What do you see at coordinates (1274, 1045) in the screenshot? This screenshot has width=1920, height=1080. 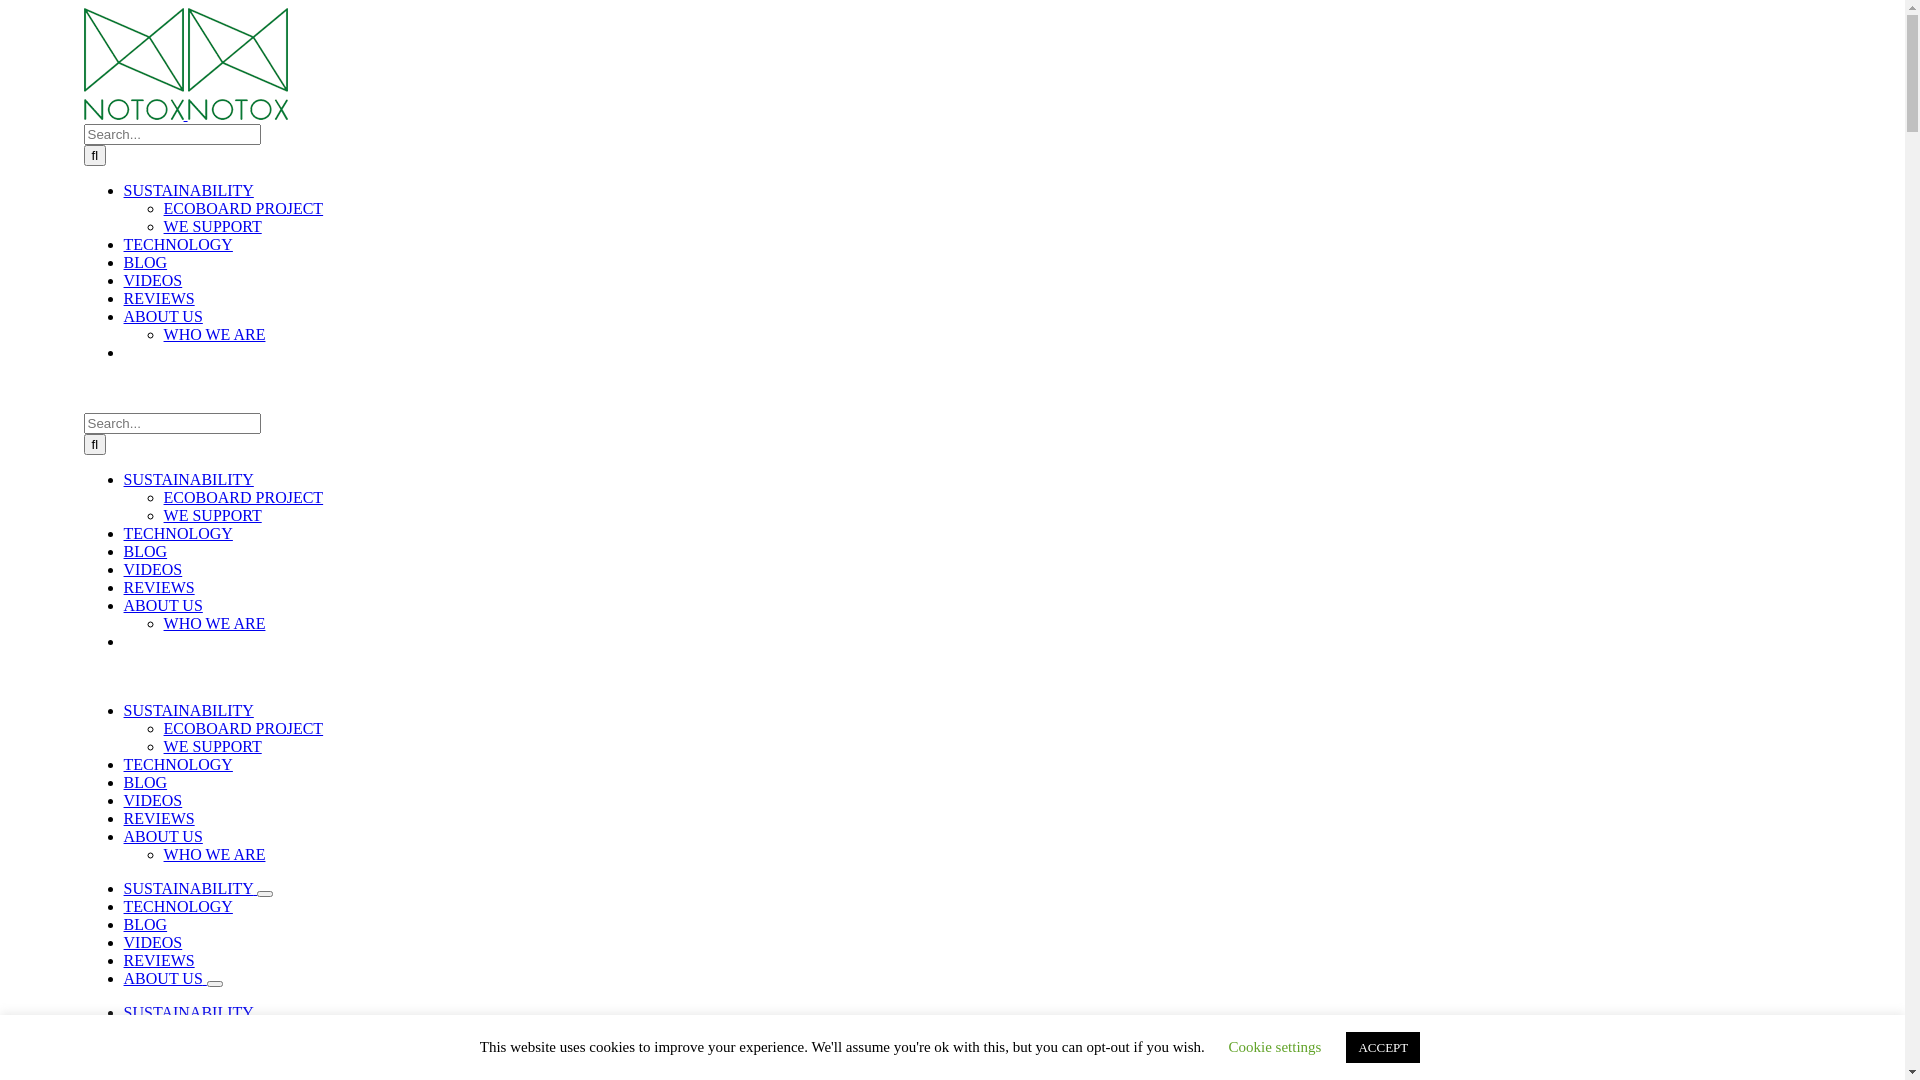 I see `'Cookie settings'` at bounding box center [1274, 1045].